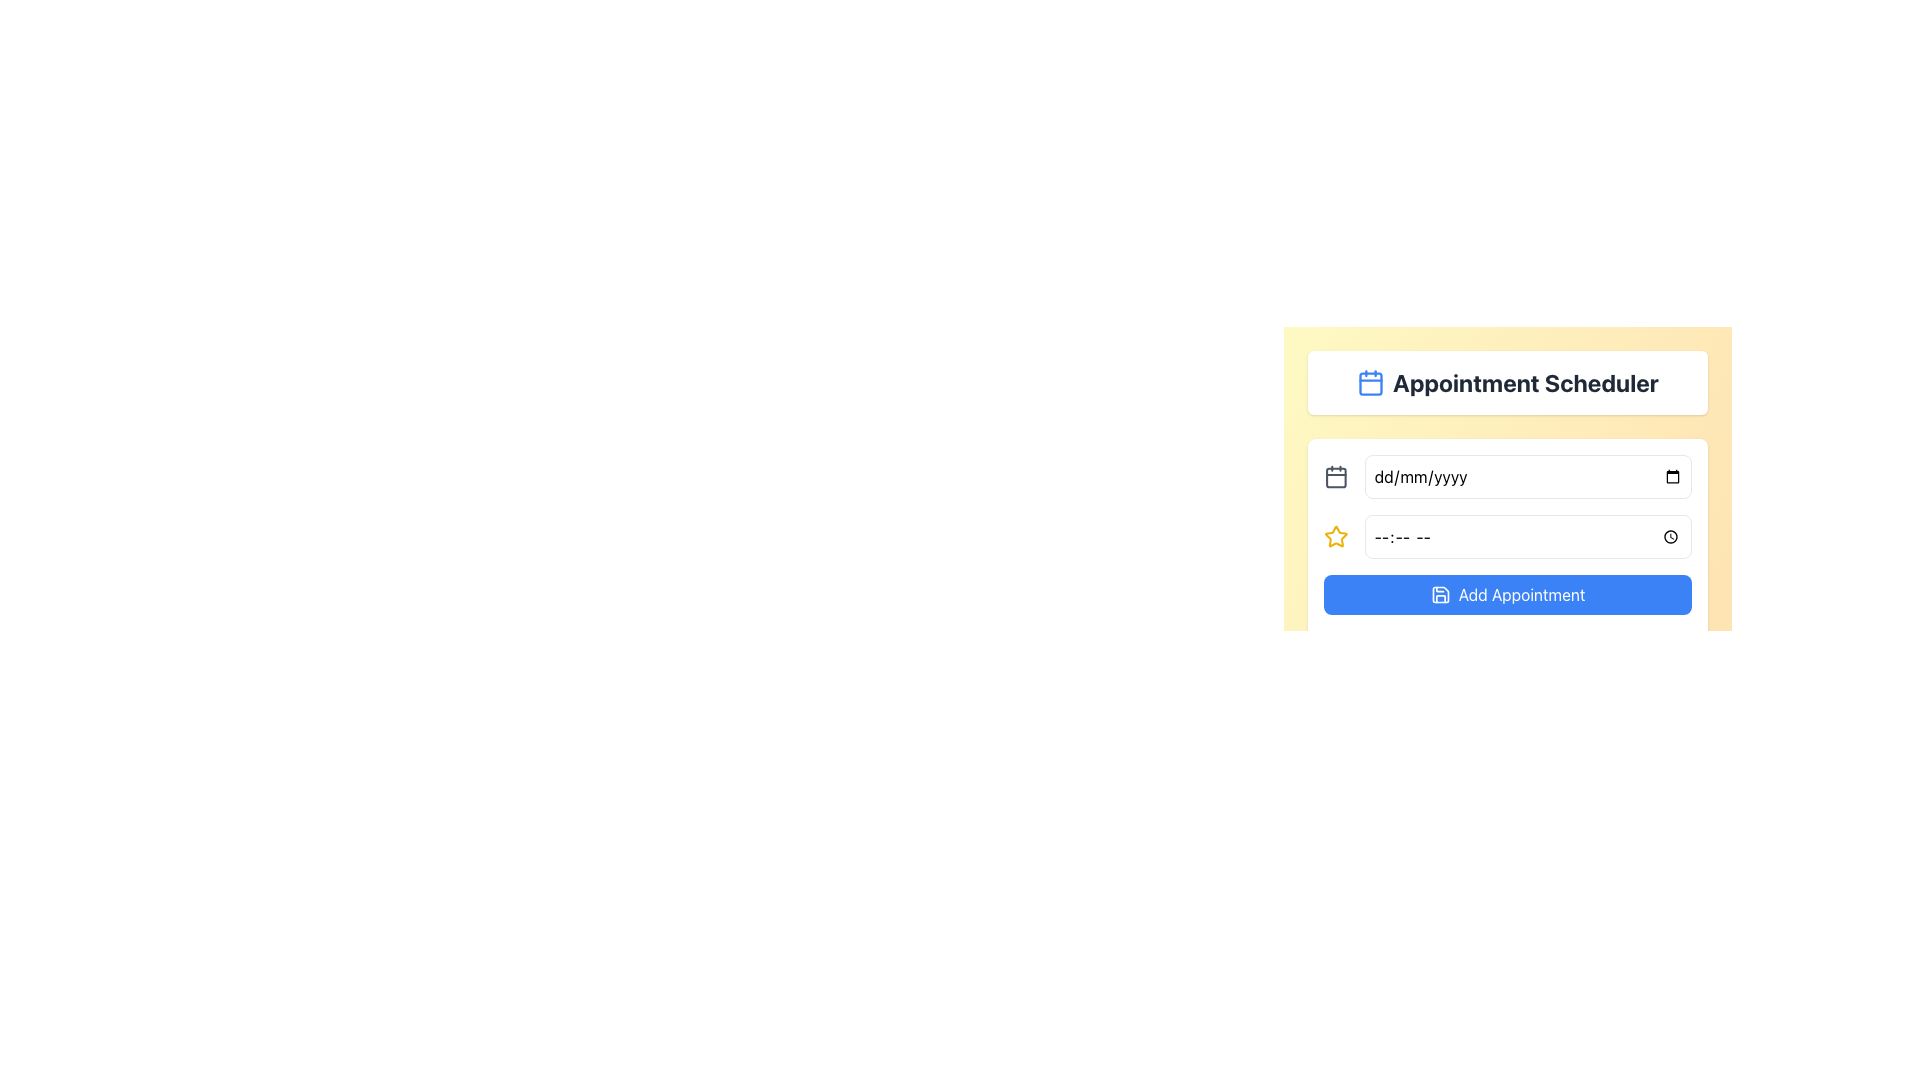 The image size is (1920, 1080). I want to click on the calendar icon located at the leftmost part of the 'Appointment Scheduler' header, which is visually distinct as the only icon in that section, so click(1370, 382).